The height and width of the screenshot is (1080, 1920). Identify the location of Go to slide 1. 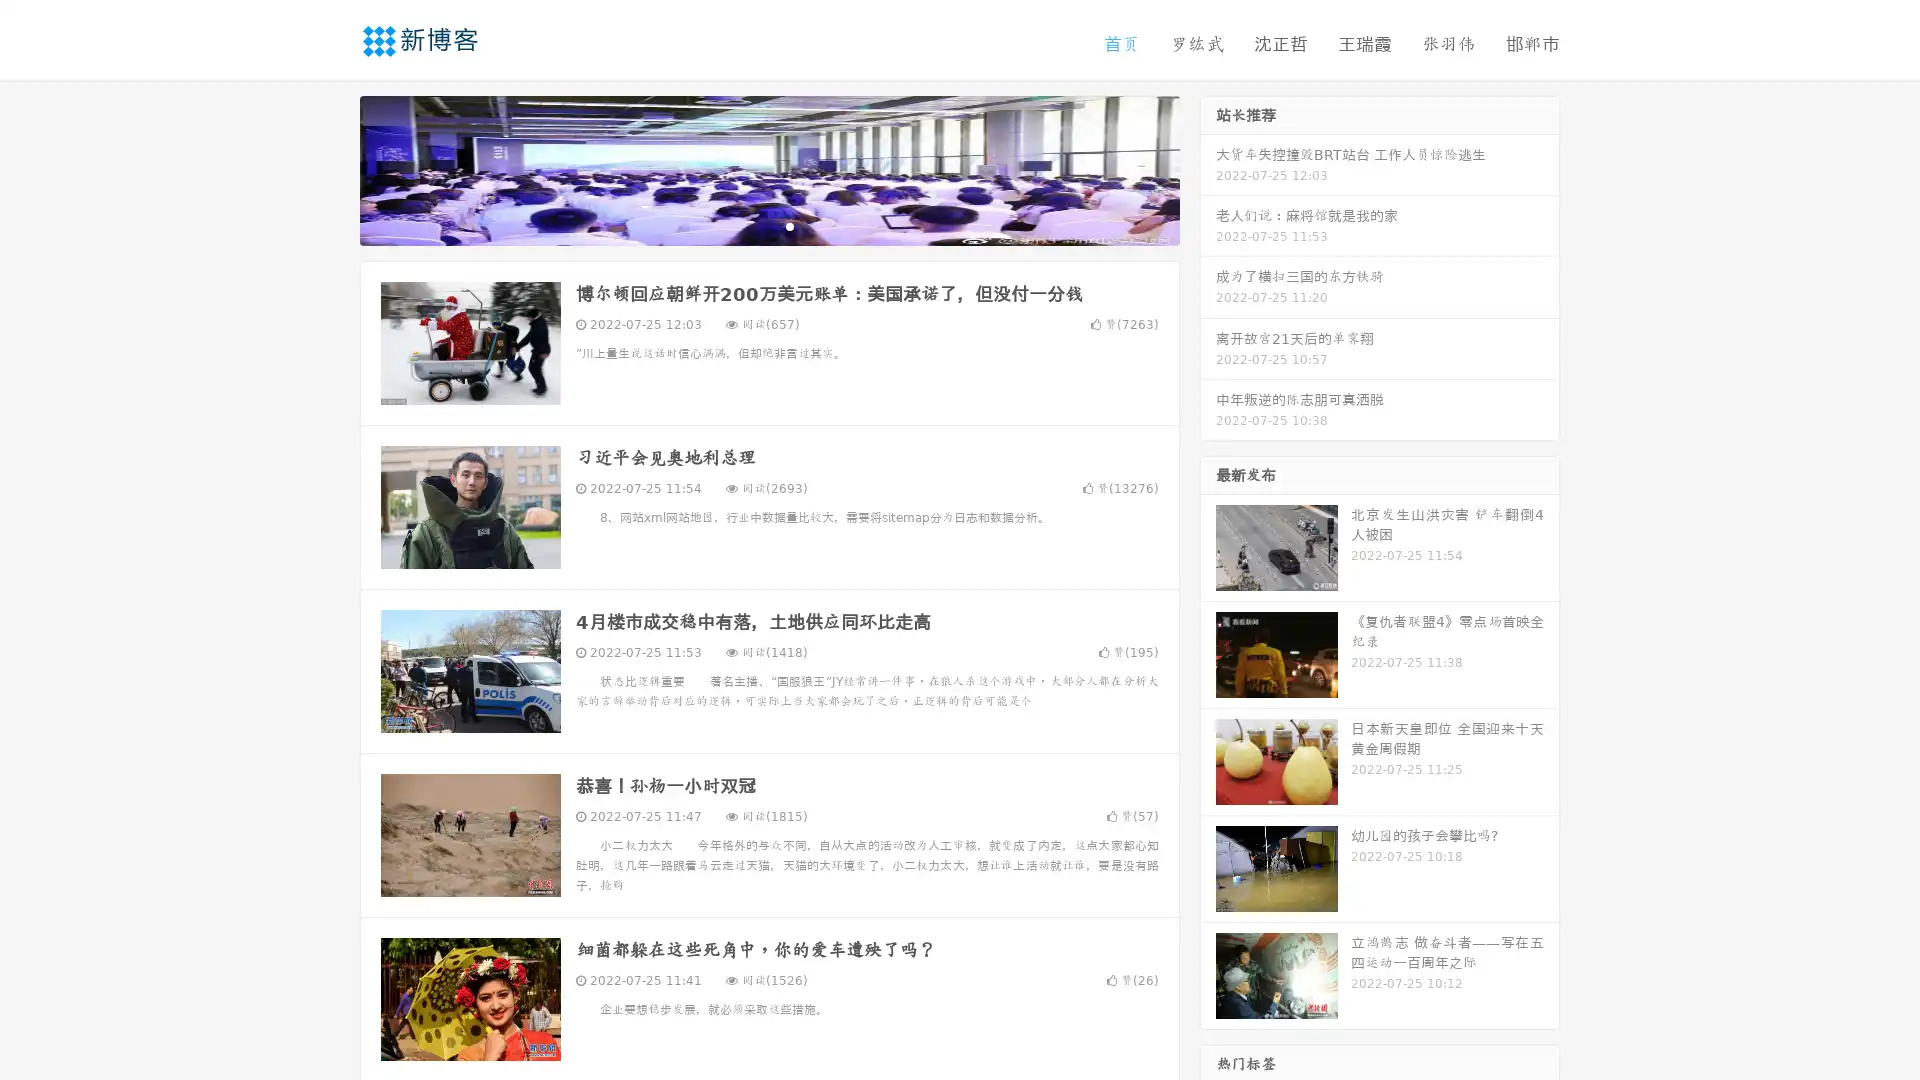
(748, 225).